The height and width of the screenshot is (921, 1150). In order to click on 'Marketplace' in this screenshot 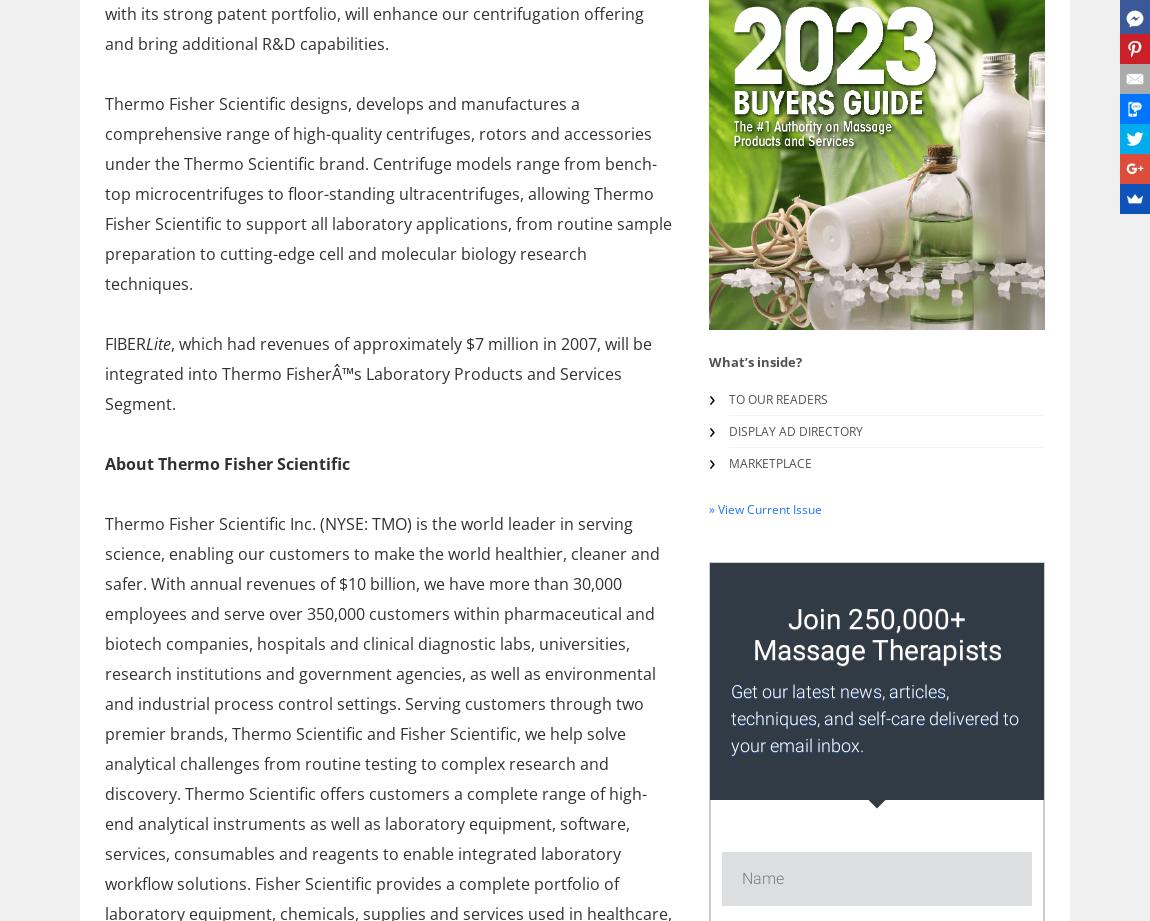, I will do `click(769, 462)`.